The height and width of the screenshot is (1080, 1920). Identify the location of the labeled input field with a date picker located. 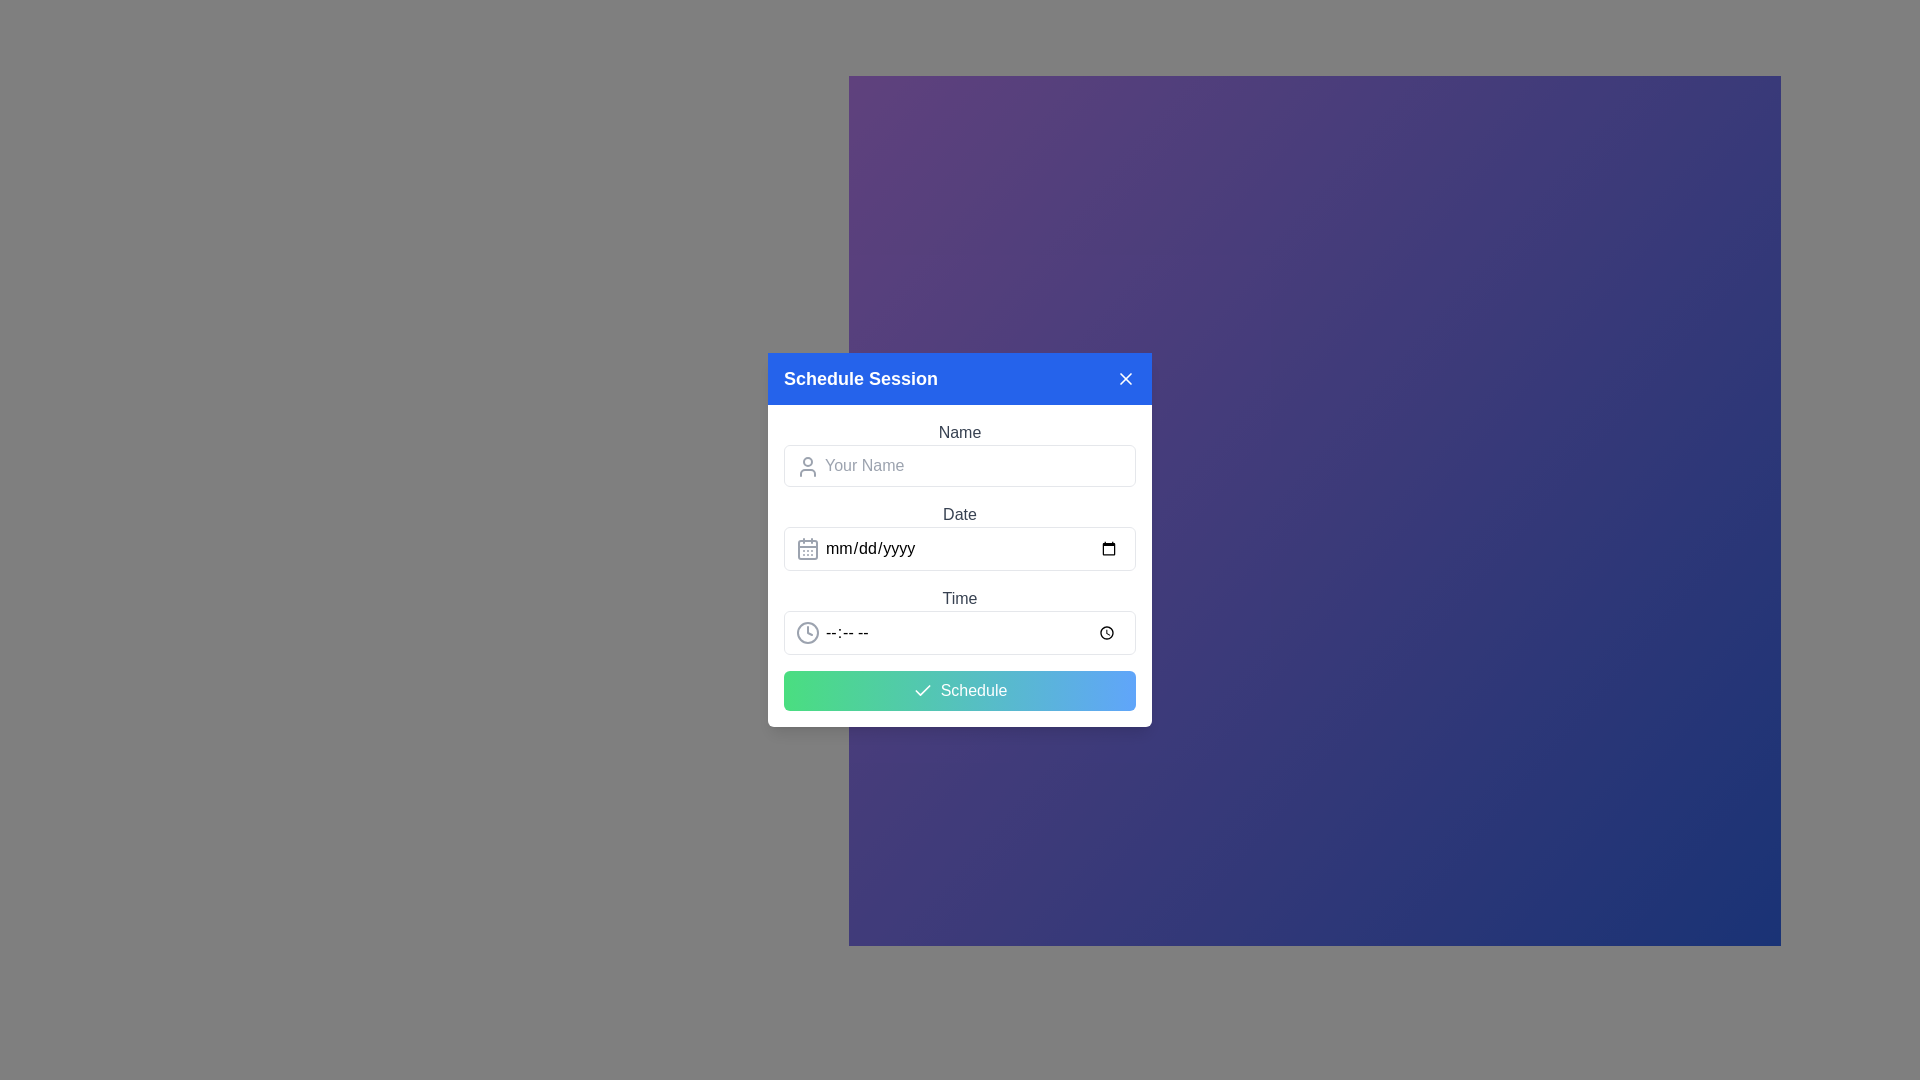
(960, 535).